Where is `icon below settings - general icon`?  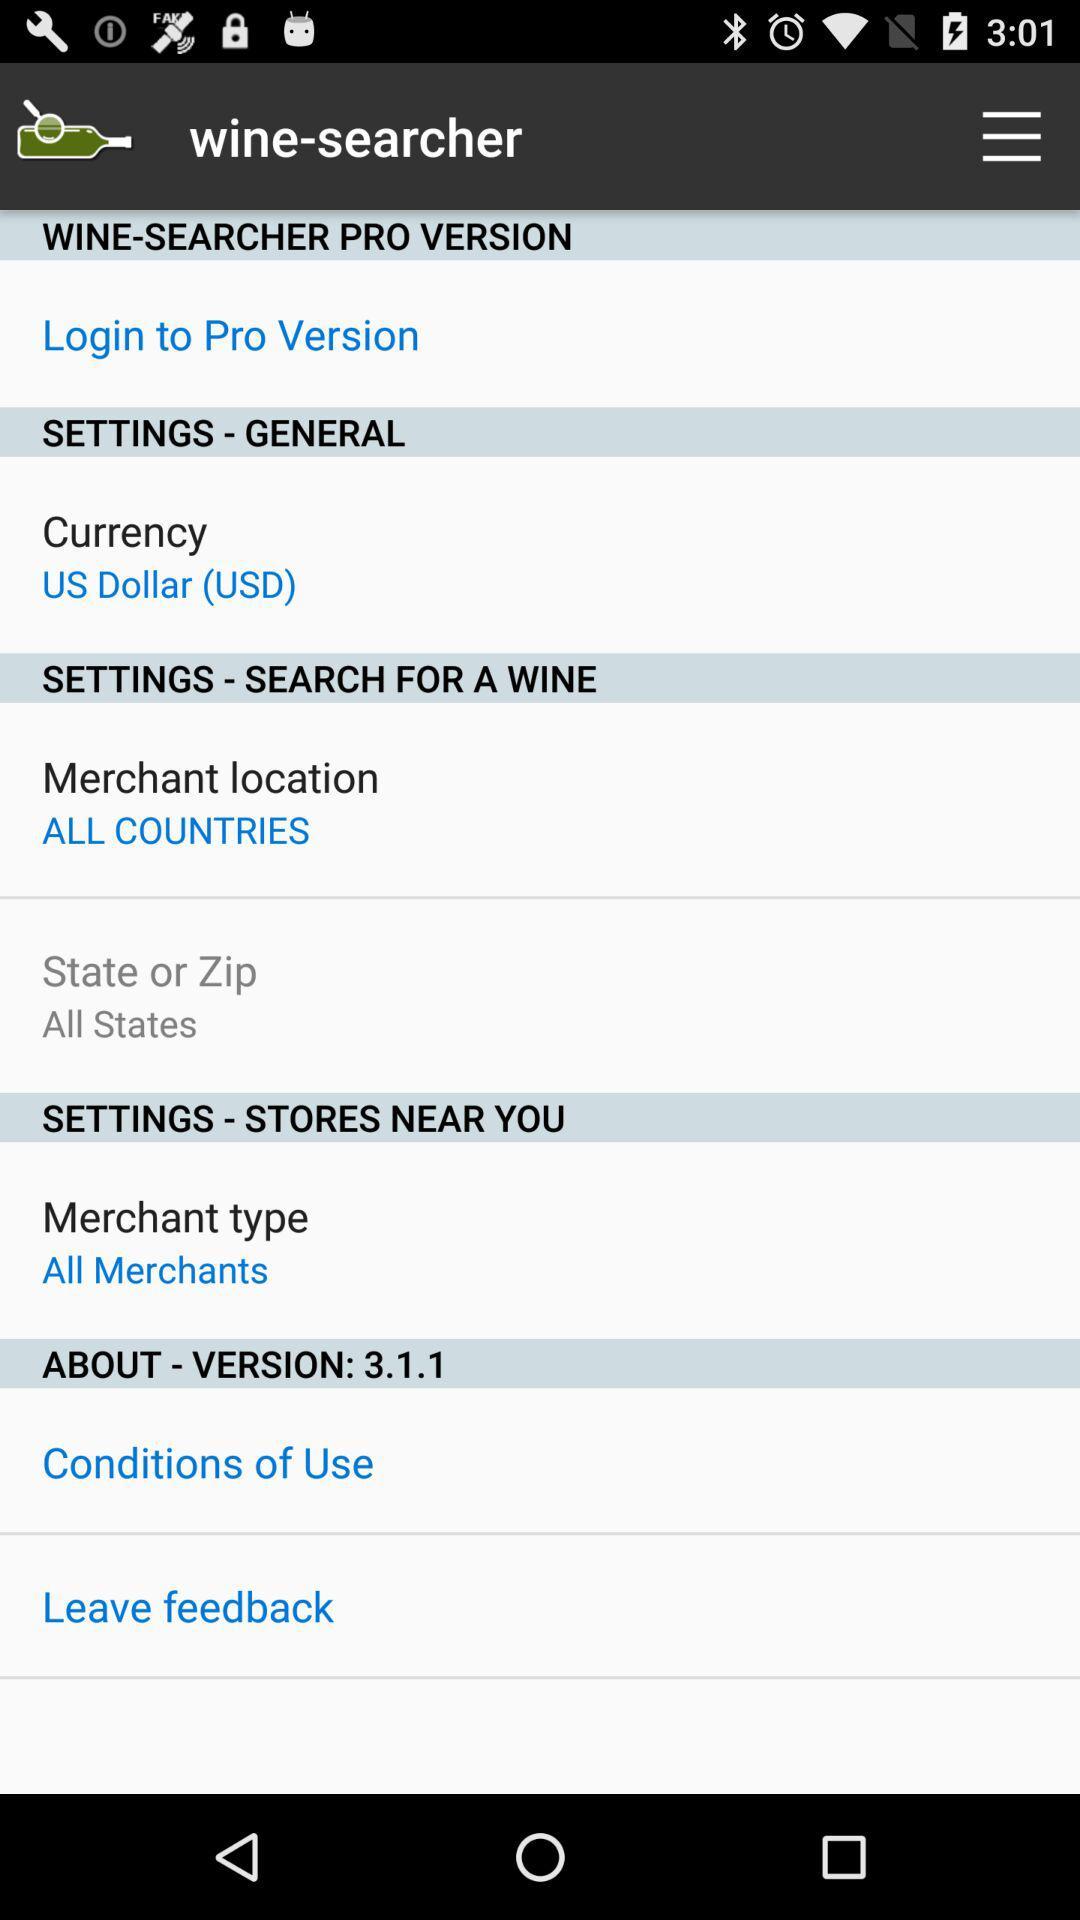
icon below settings - general icon is located at coordinates (124, 530).